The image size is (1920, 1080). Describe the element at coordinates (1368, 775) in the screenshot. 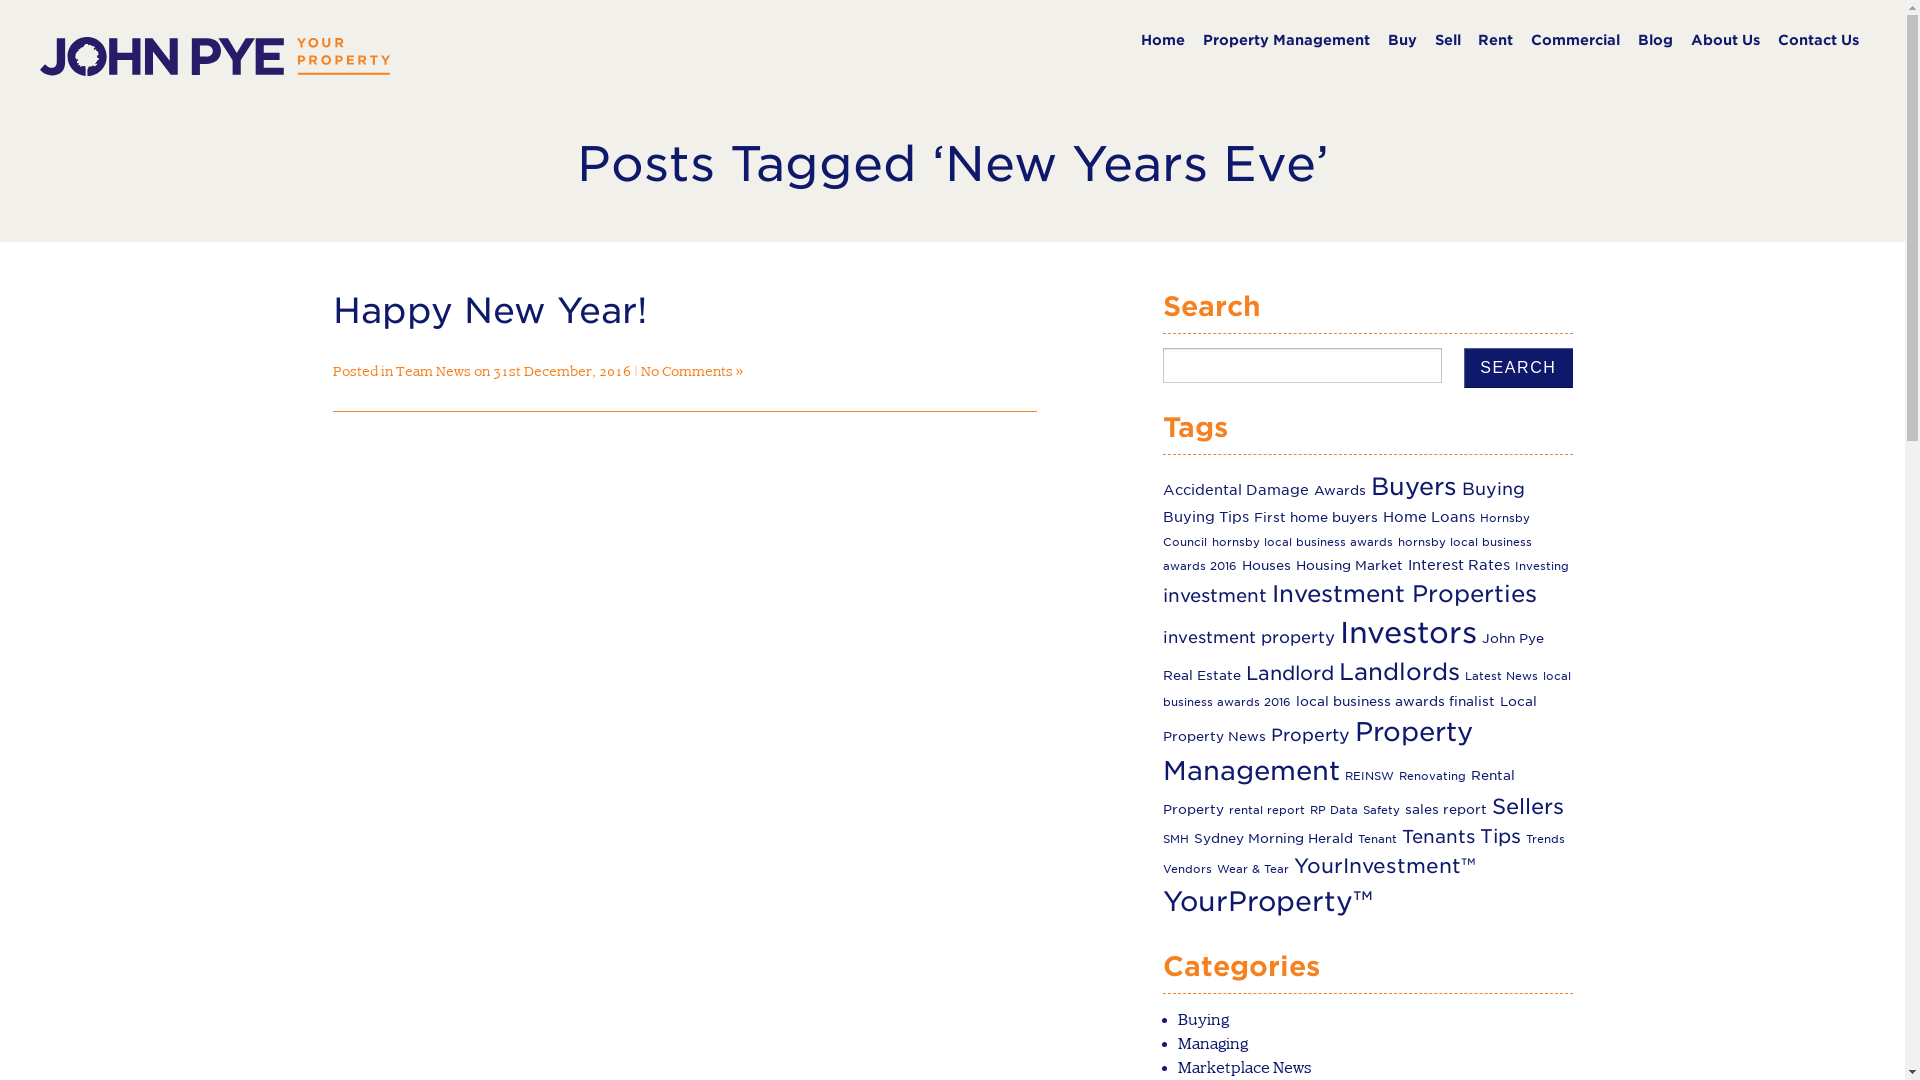

I see `'REINSW'` at that location.